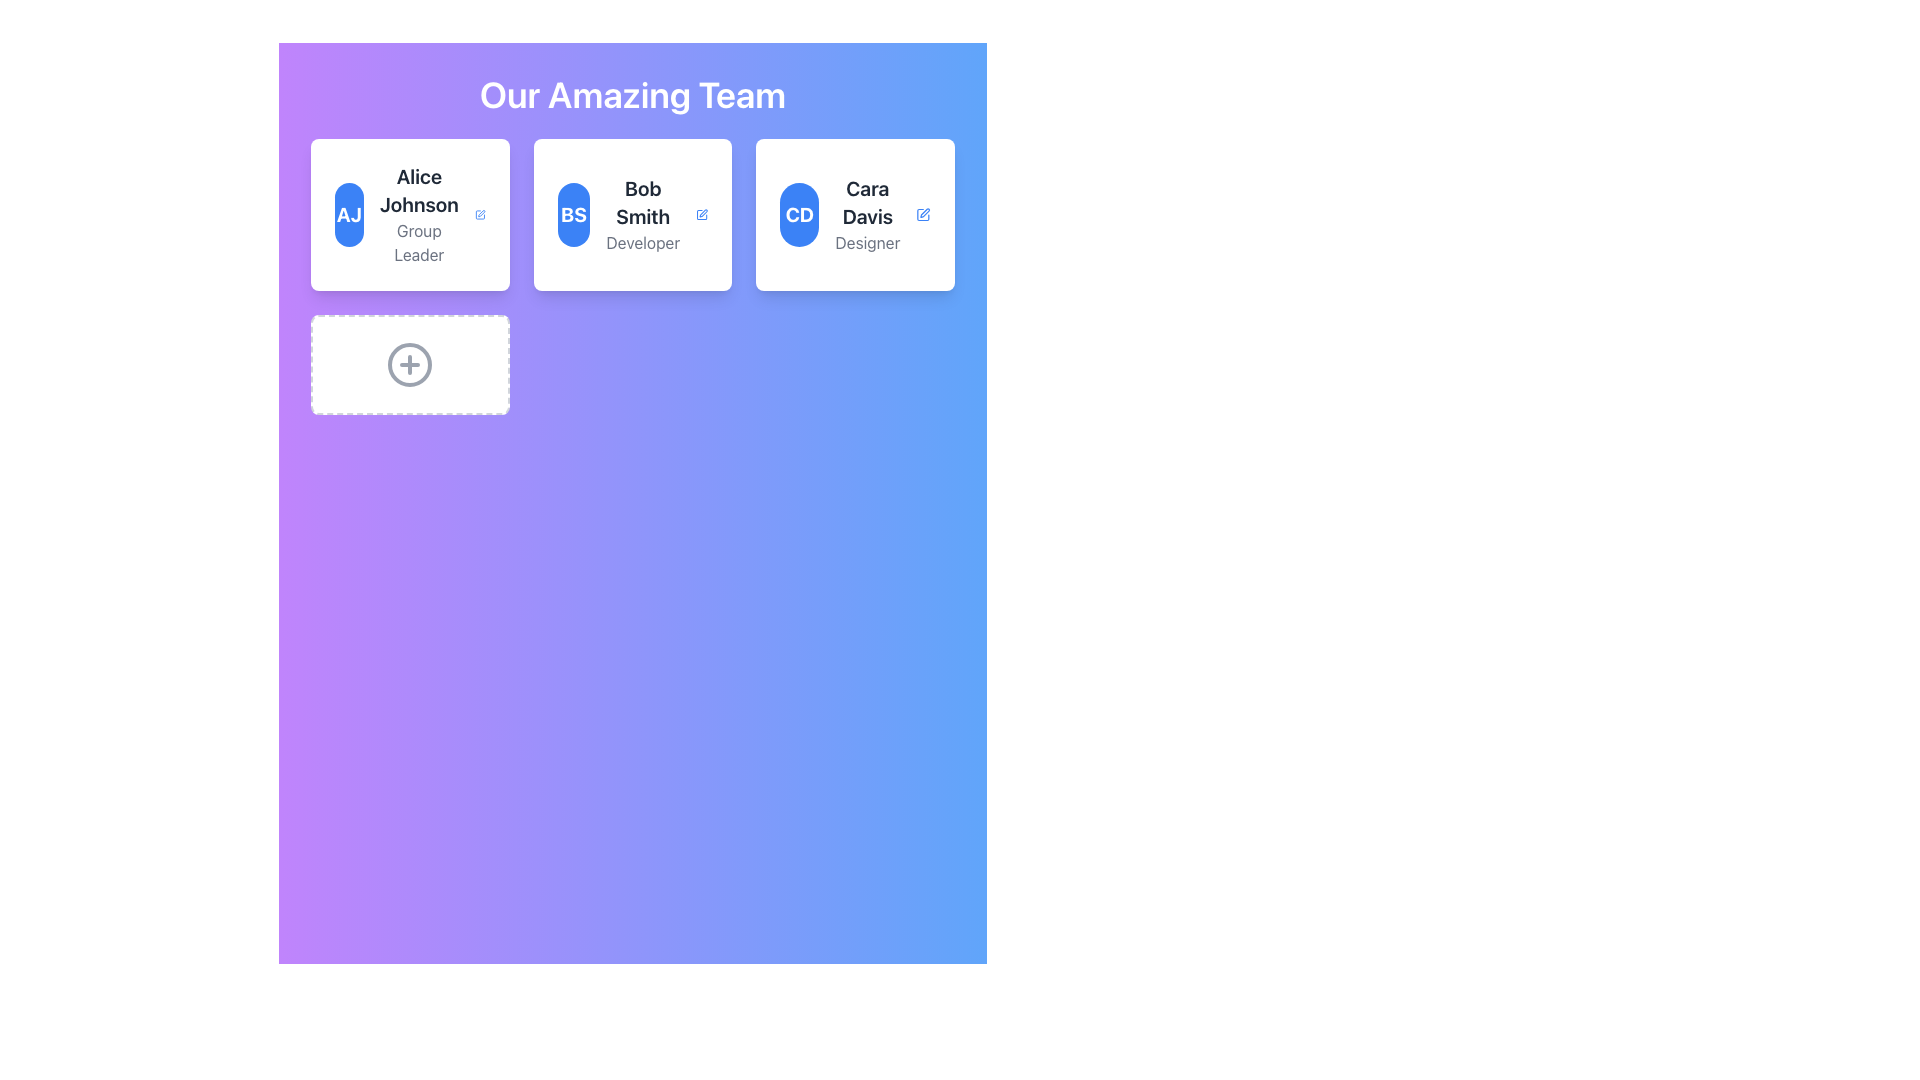 The width and height of the screenshot is (1920, 1080). Describe the element at coordinates (418, 215) in the screenshot. I see `information displayed in the textual label component that shows 'Alice Johnson' and 'Group Leader' within the leftmost card under 'Our Amazing Team'` at that location.